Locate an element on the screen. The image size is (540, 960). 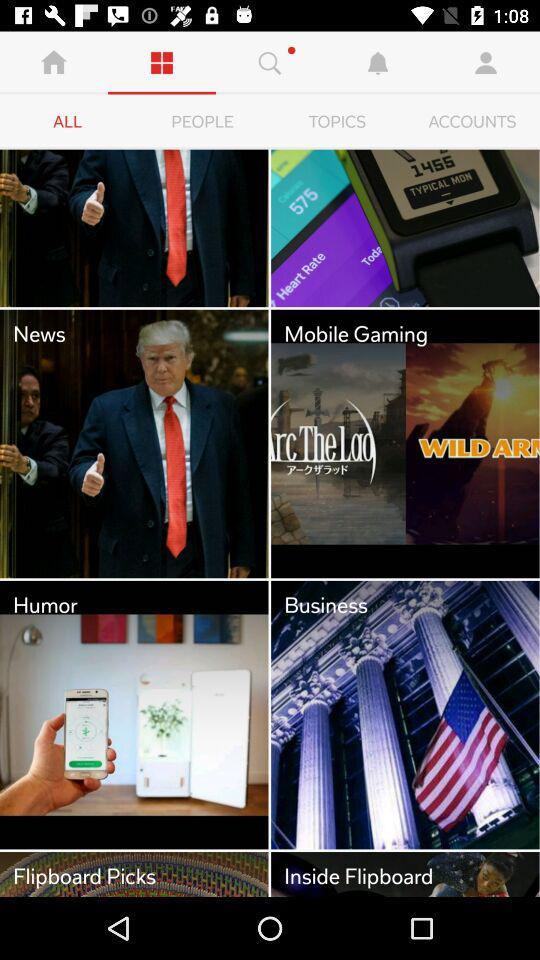
item to the left of people icon is located at coordinates (67, 121).